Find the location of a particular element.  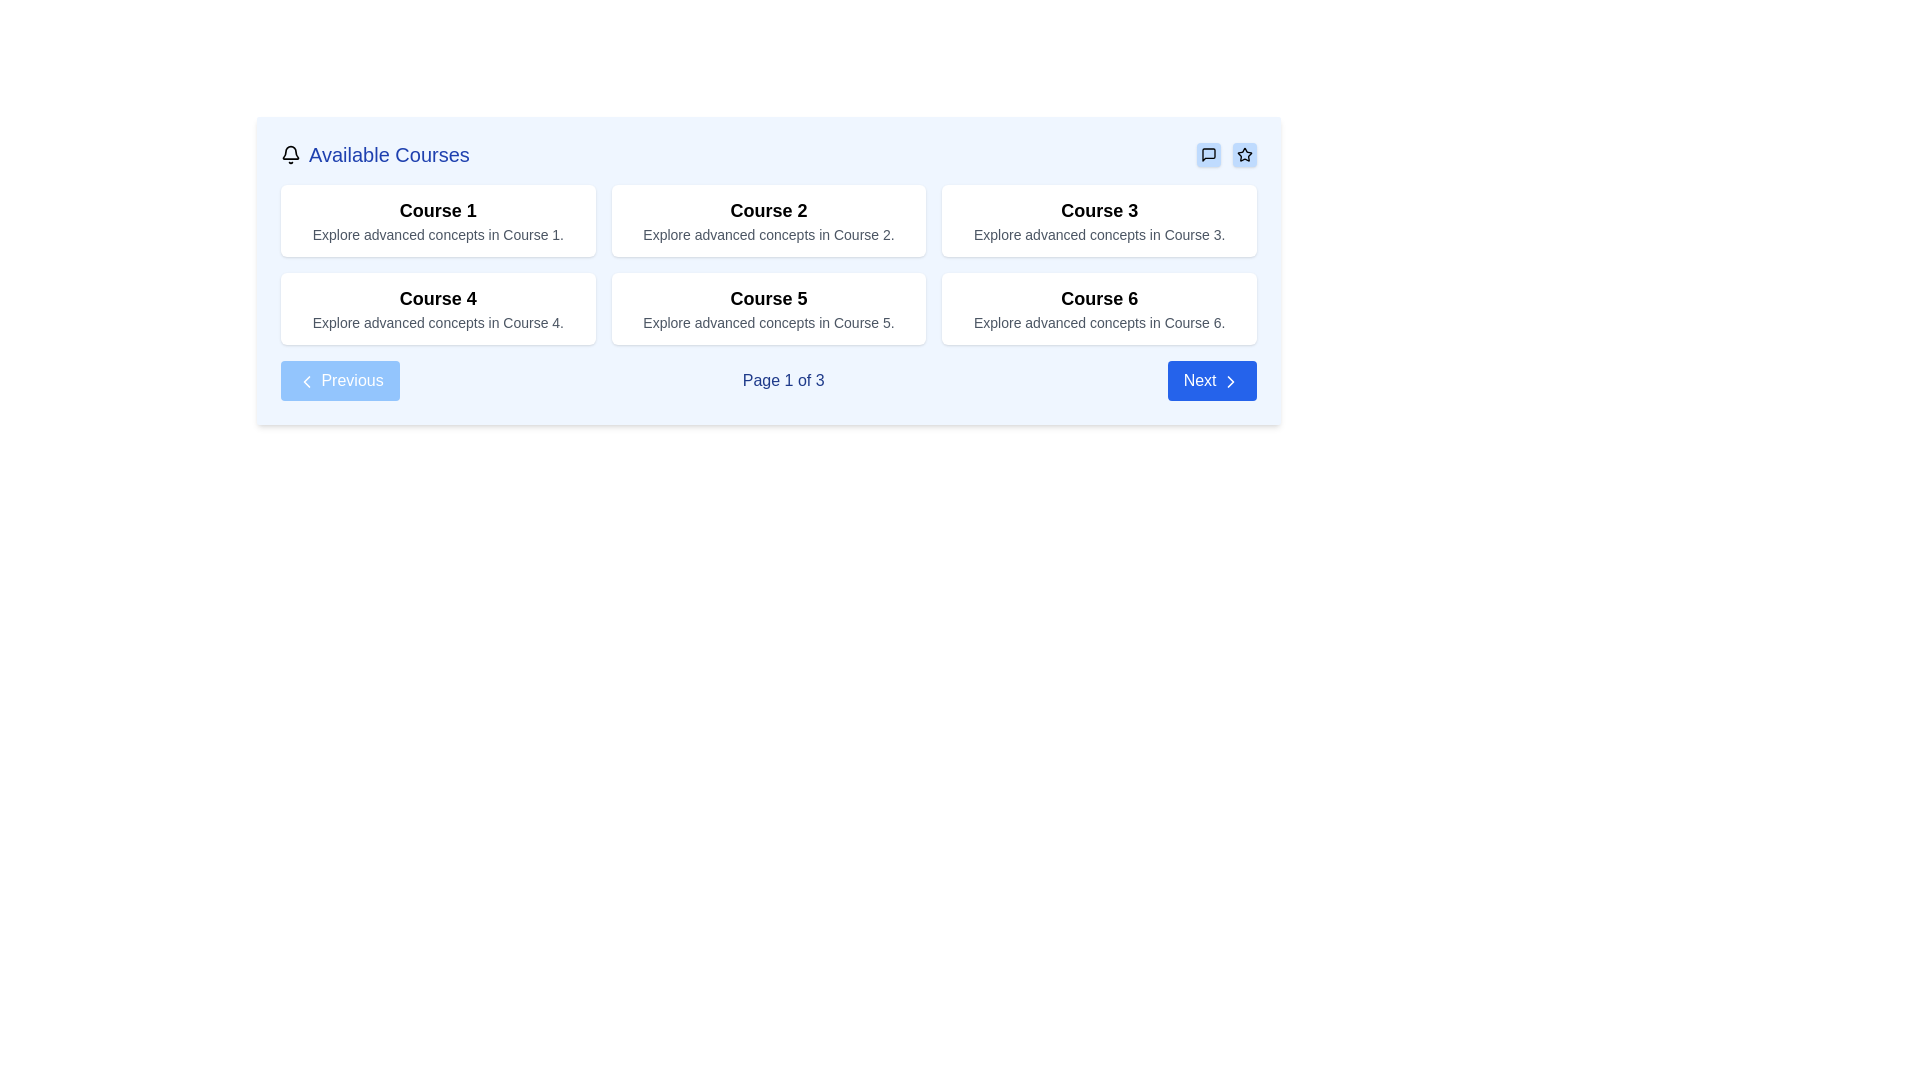

the star icon with a blue background located in the top-right corner of the interface is located at coordinates (1243, 153).